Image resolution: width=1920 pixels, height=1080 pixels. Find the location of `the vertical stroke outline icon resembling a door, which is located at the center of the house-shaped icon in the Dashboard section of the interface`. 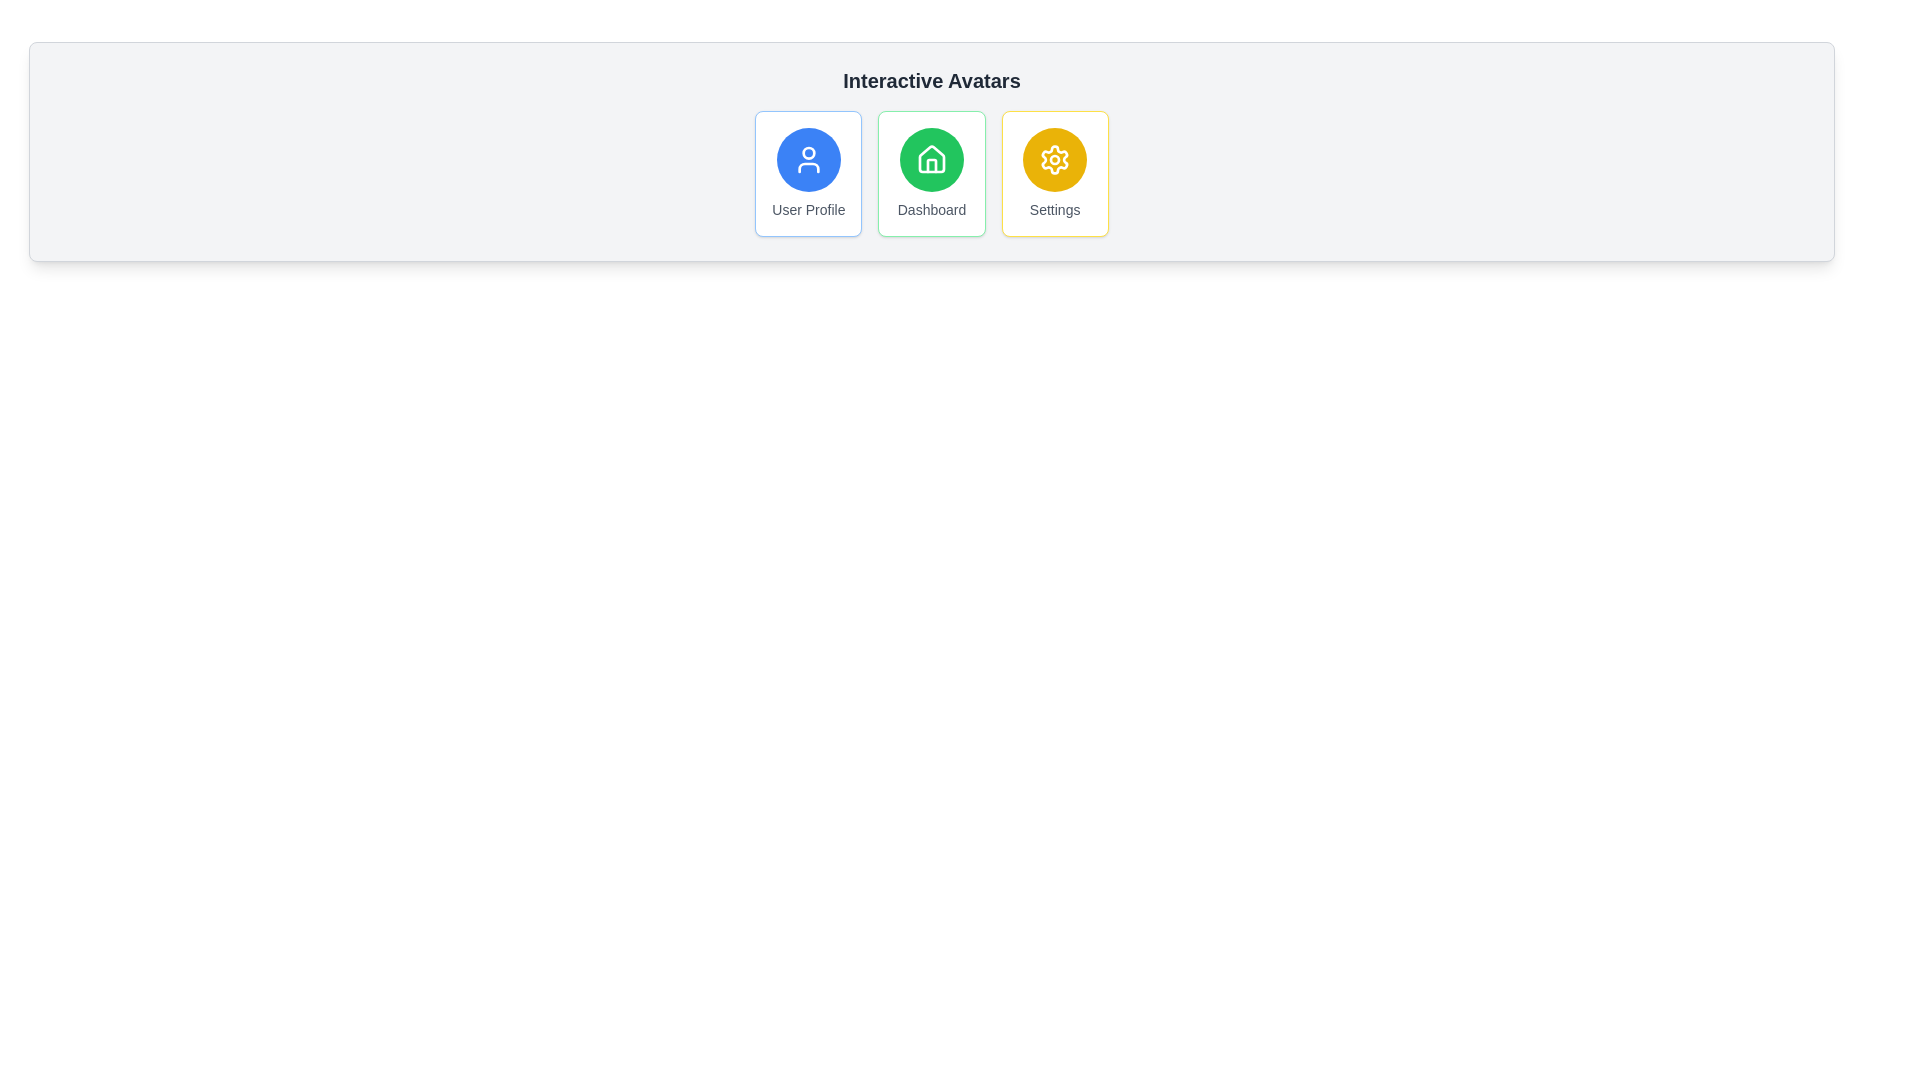

the vertical stroke outline icon resembling a door, which is located at the center of the house-shaped icon in the Dashboard section of the interface is located at coordinates (930, 164).